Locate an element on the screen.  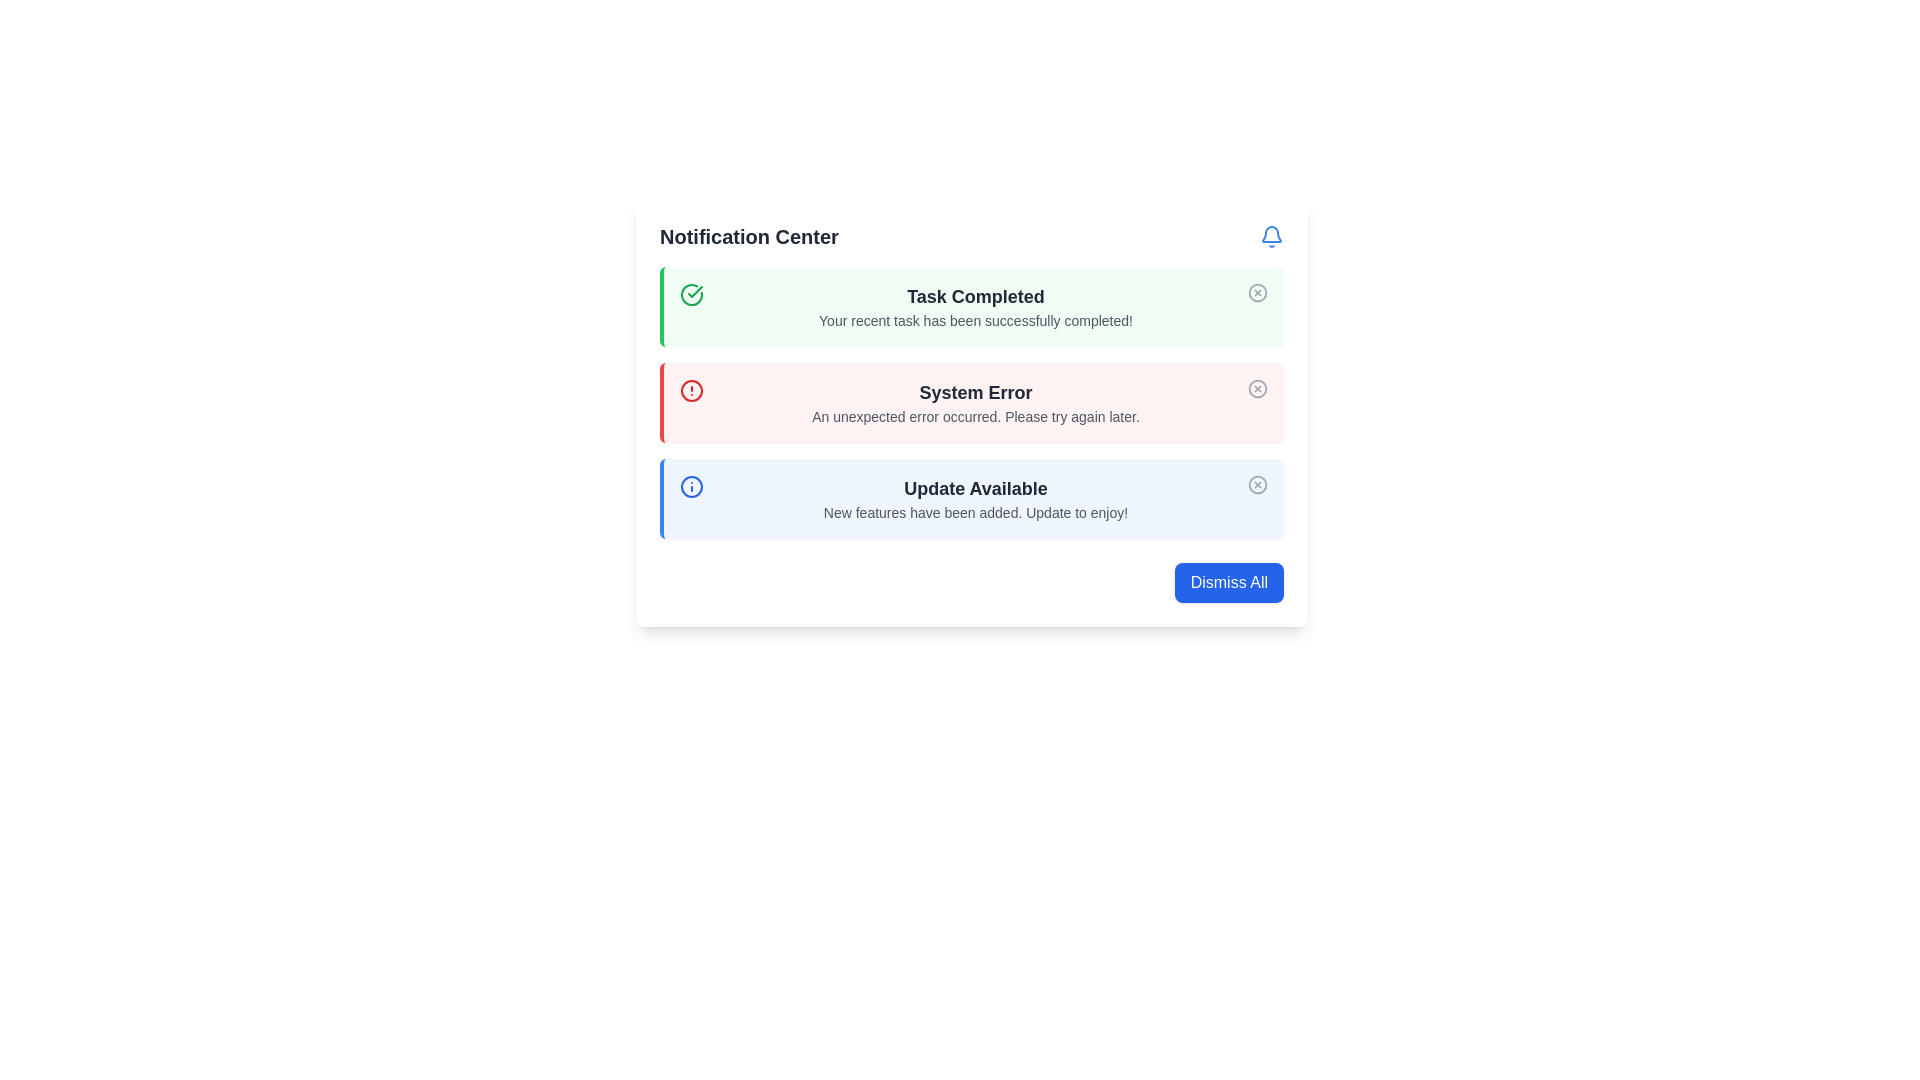
the Circular decorative SVG element located in the 'Update Available' notification block, positioned on the left side within the blue border is located at coordinates (691, 486).